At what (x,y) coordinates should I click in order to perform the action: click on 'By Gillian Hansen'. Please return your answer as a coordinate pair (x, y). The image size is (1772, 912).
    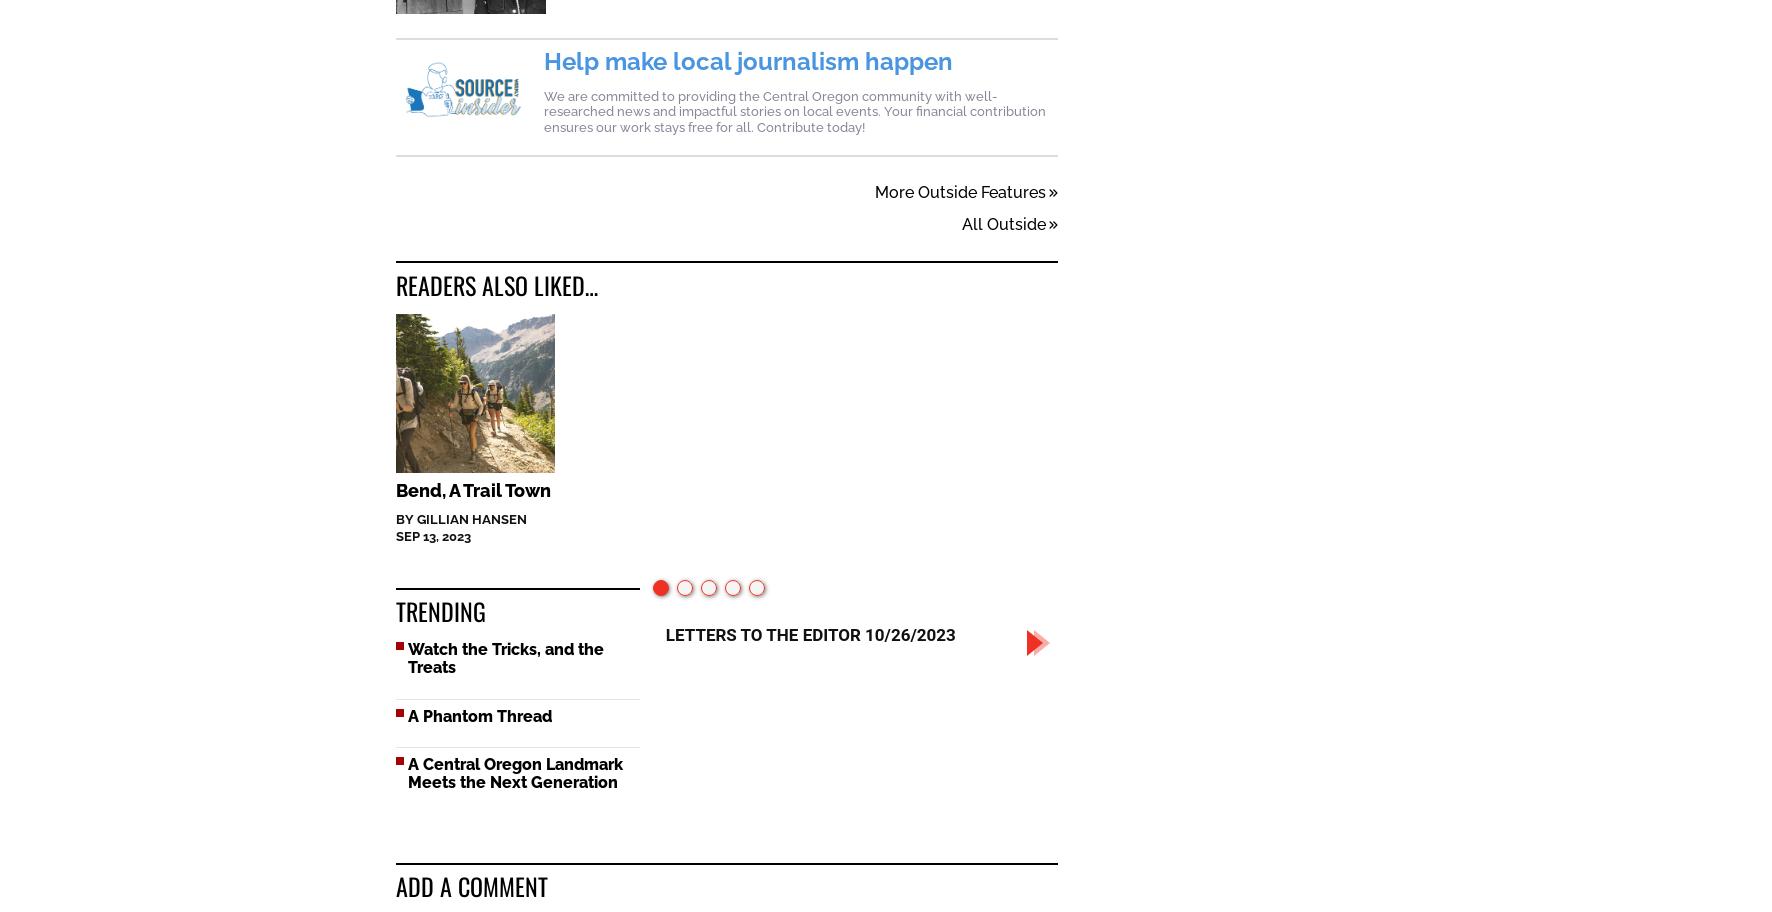
    Looking at the image, I should click on (460, 520).